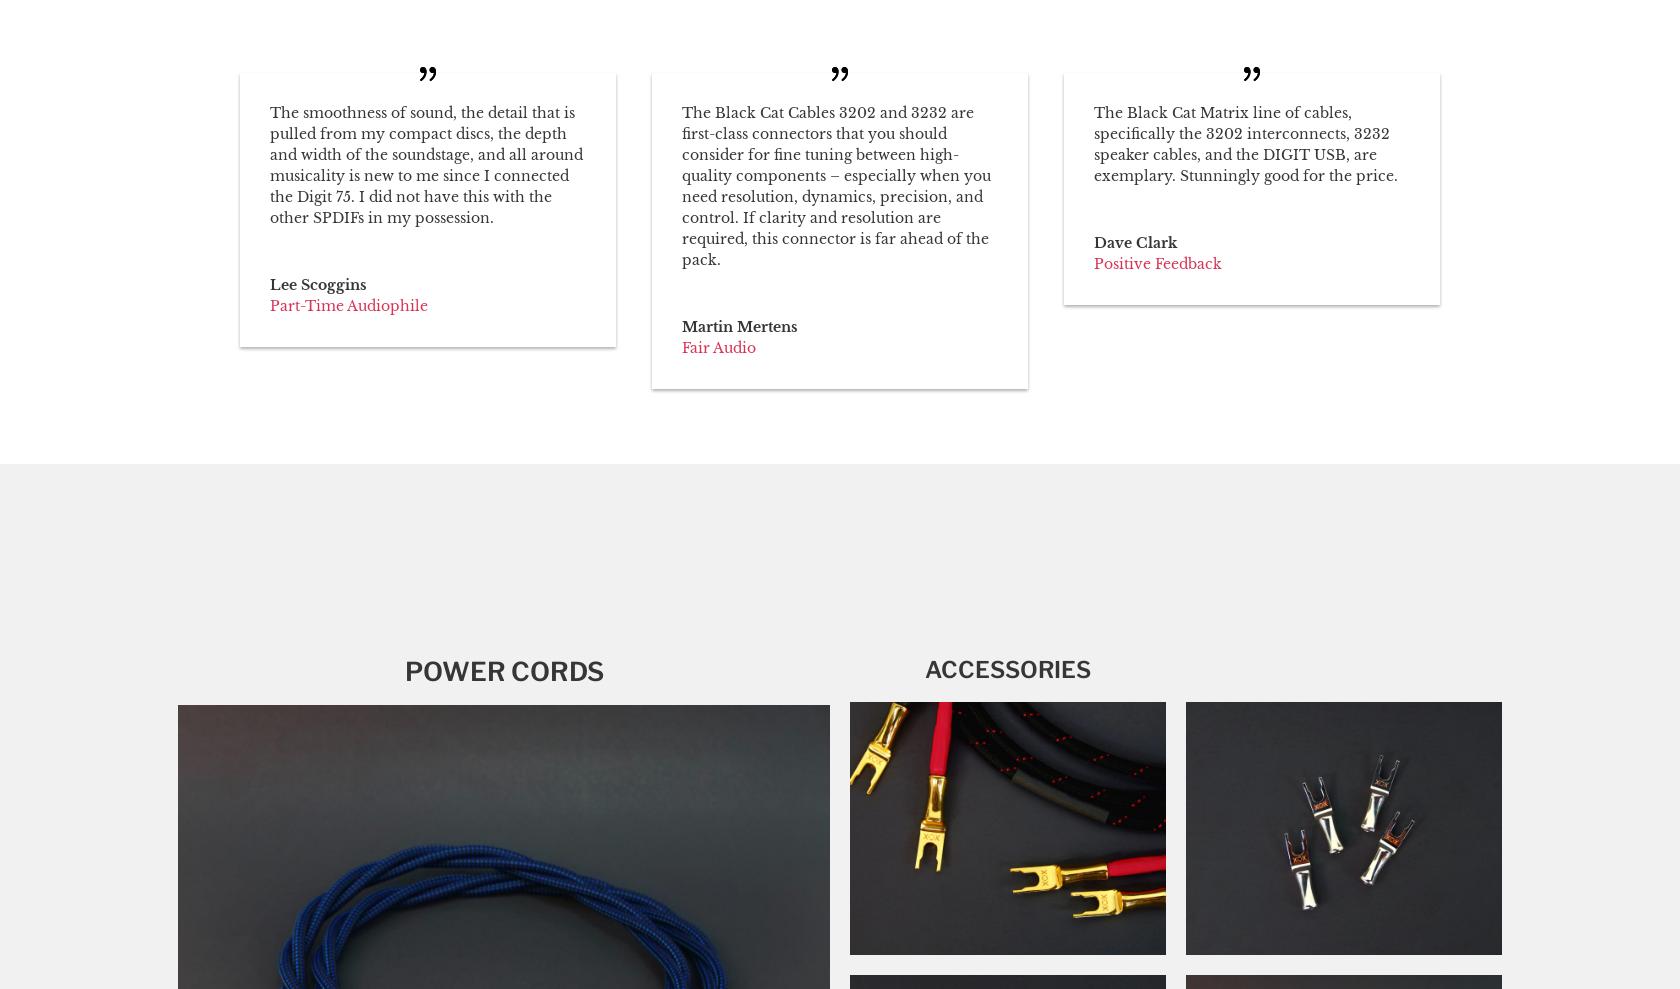 The image size is (1680, 989). Describe the element at coordinates (718, 346) in the screenshot. I see `'Fair Audio'` at that location.